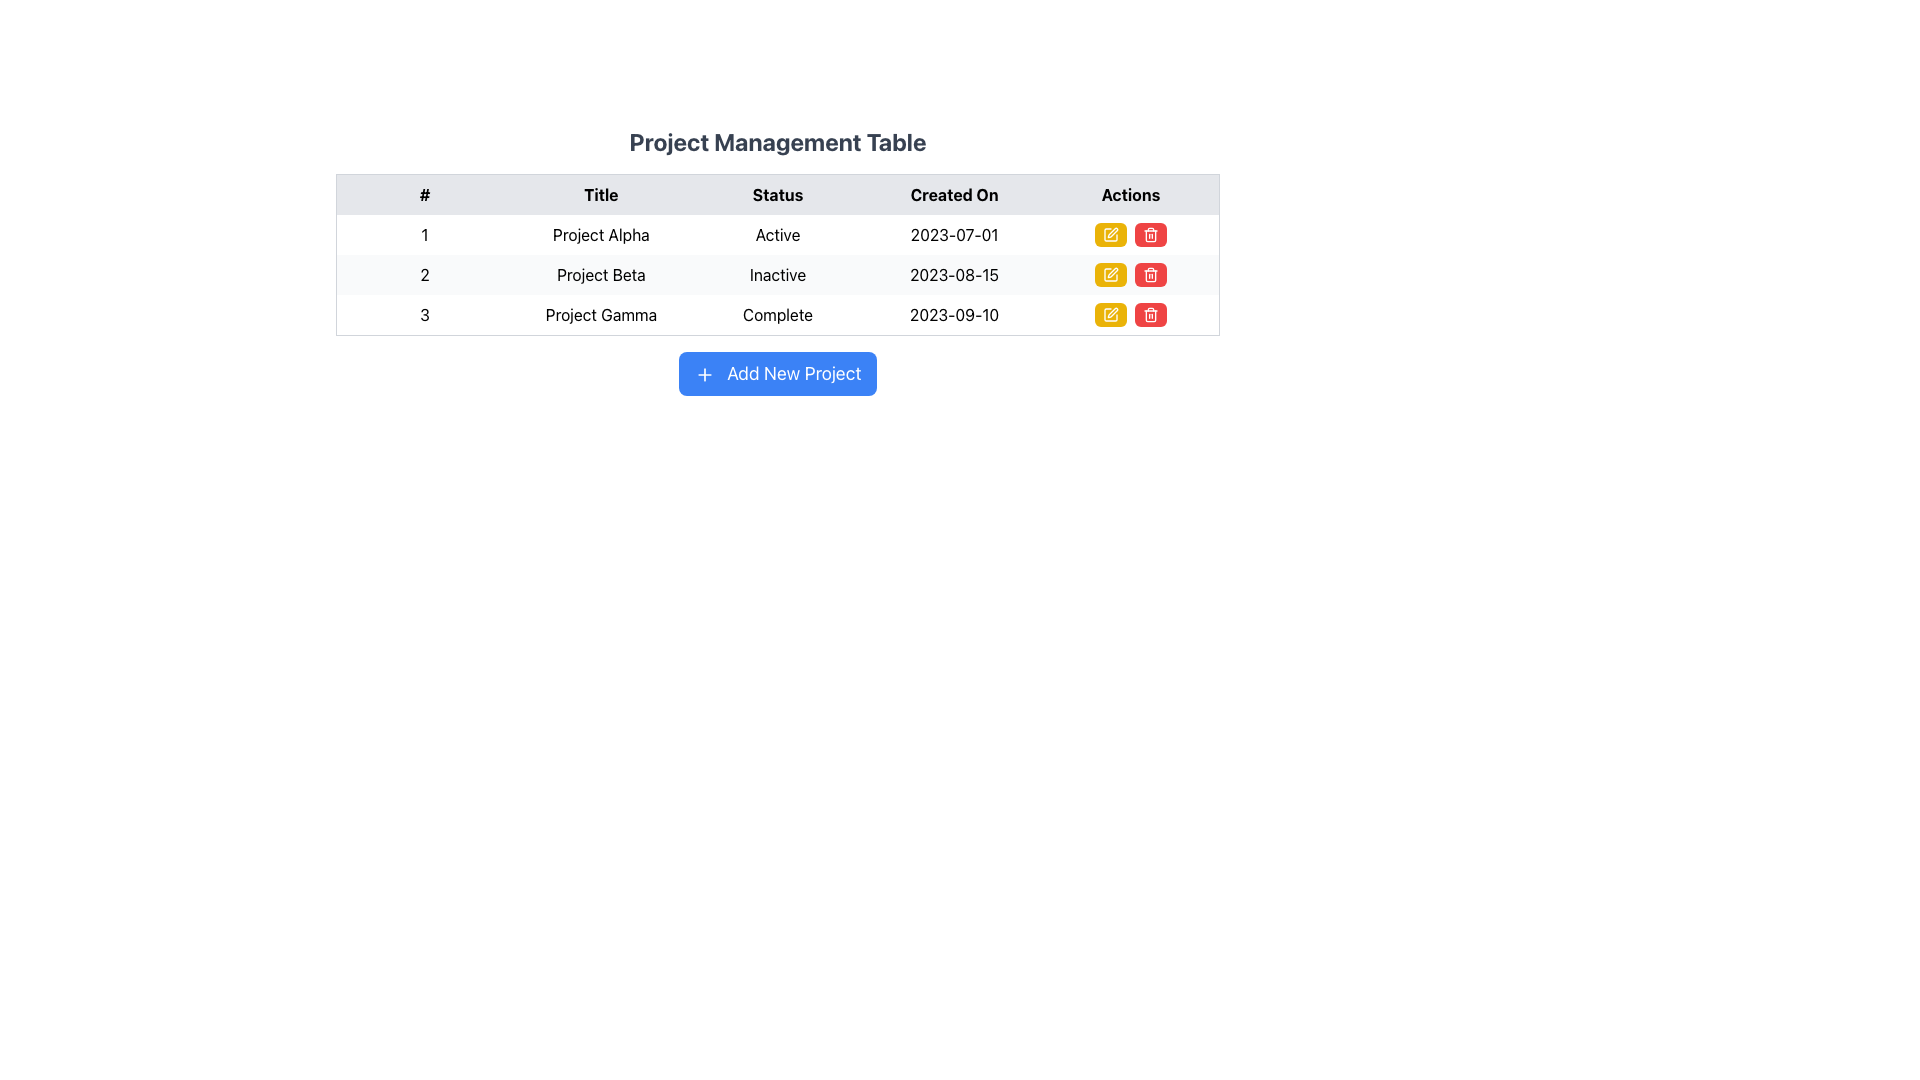  What do you see at coordinates (776, 274) in the screenshot?
I see `text for project details from the second row of the project management table, which includes columns for 'Title', 'Status', 'Created On', and 'Actions'` at bounding box center [776, 274].